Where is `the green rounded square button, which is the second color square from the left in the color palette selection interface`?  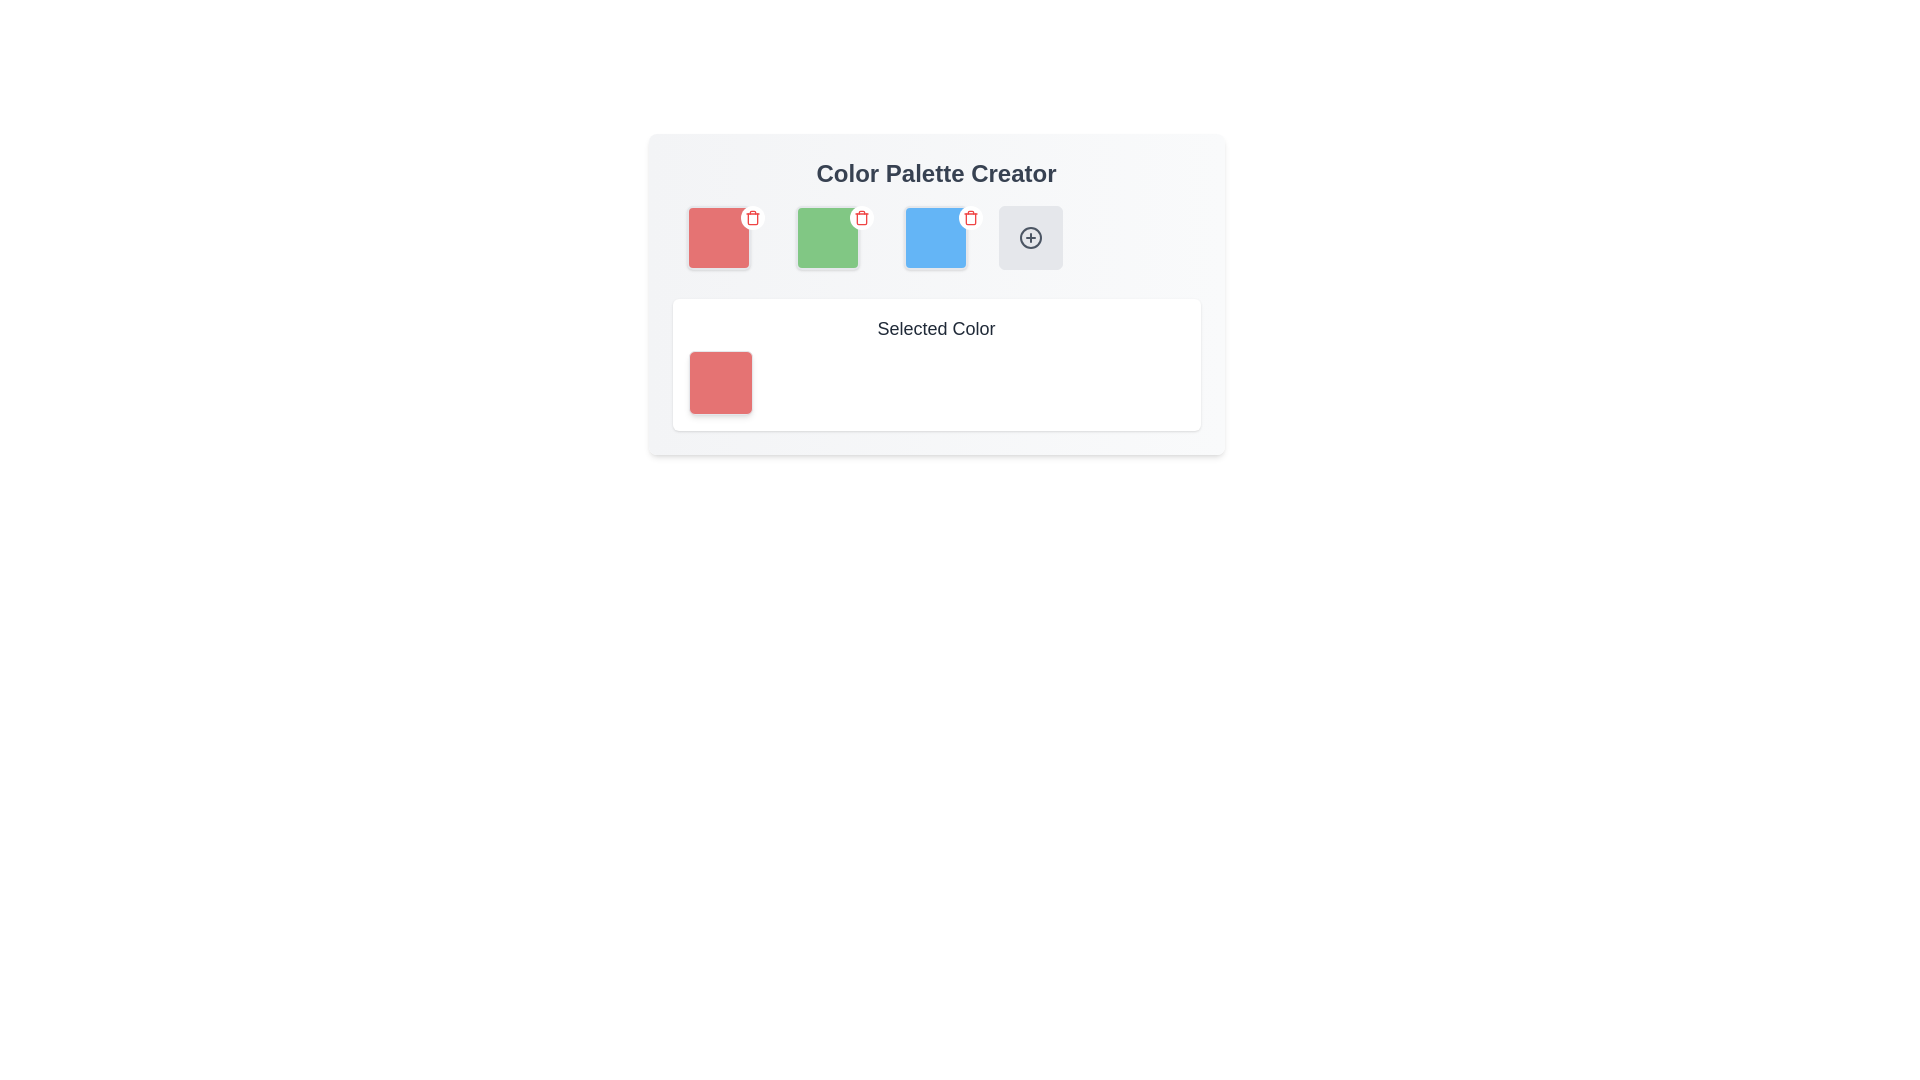
the green rounded square button, which is the second color square from the left in the color palette selection interface is located at coordinates (827, 237).